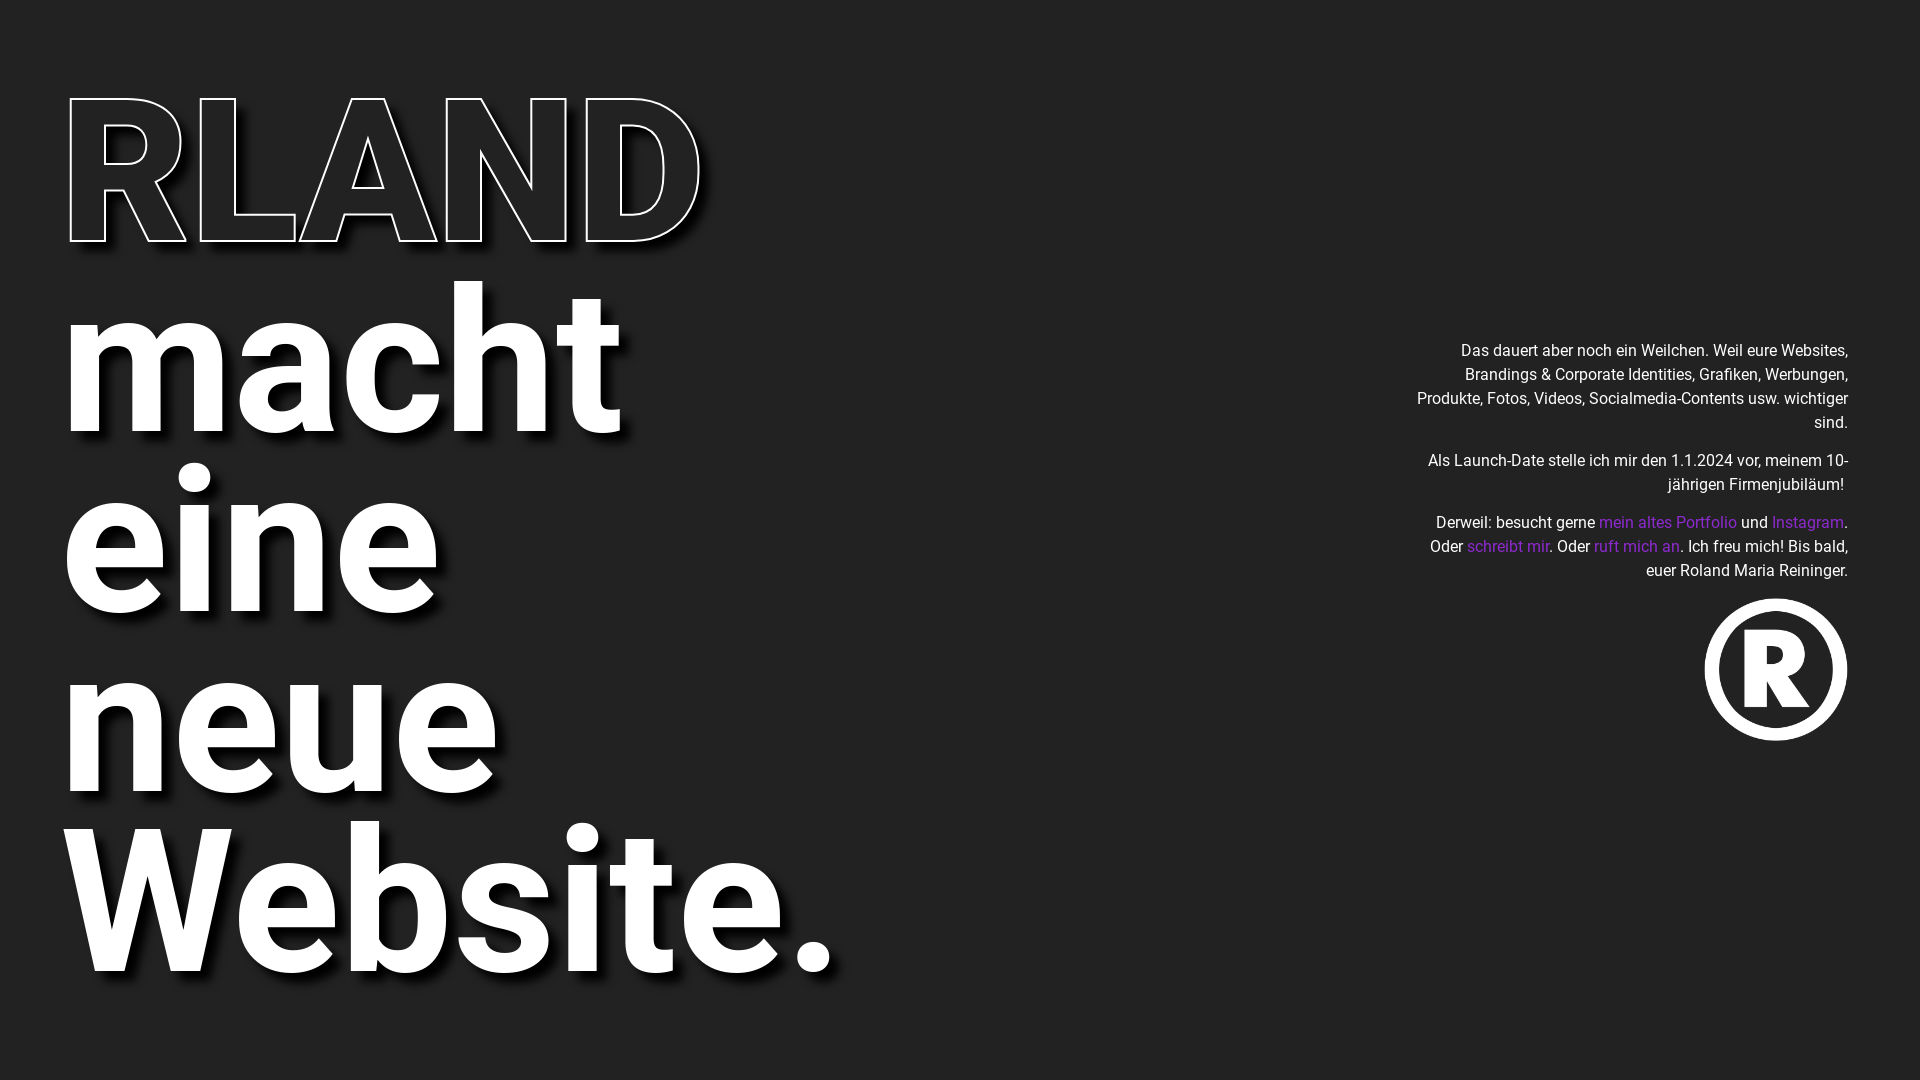 This screenshot has width=1920, height=1080. I want to click on 'Instagram', so click(1808, 521).